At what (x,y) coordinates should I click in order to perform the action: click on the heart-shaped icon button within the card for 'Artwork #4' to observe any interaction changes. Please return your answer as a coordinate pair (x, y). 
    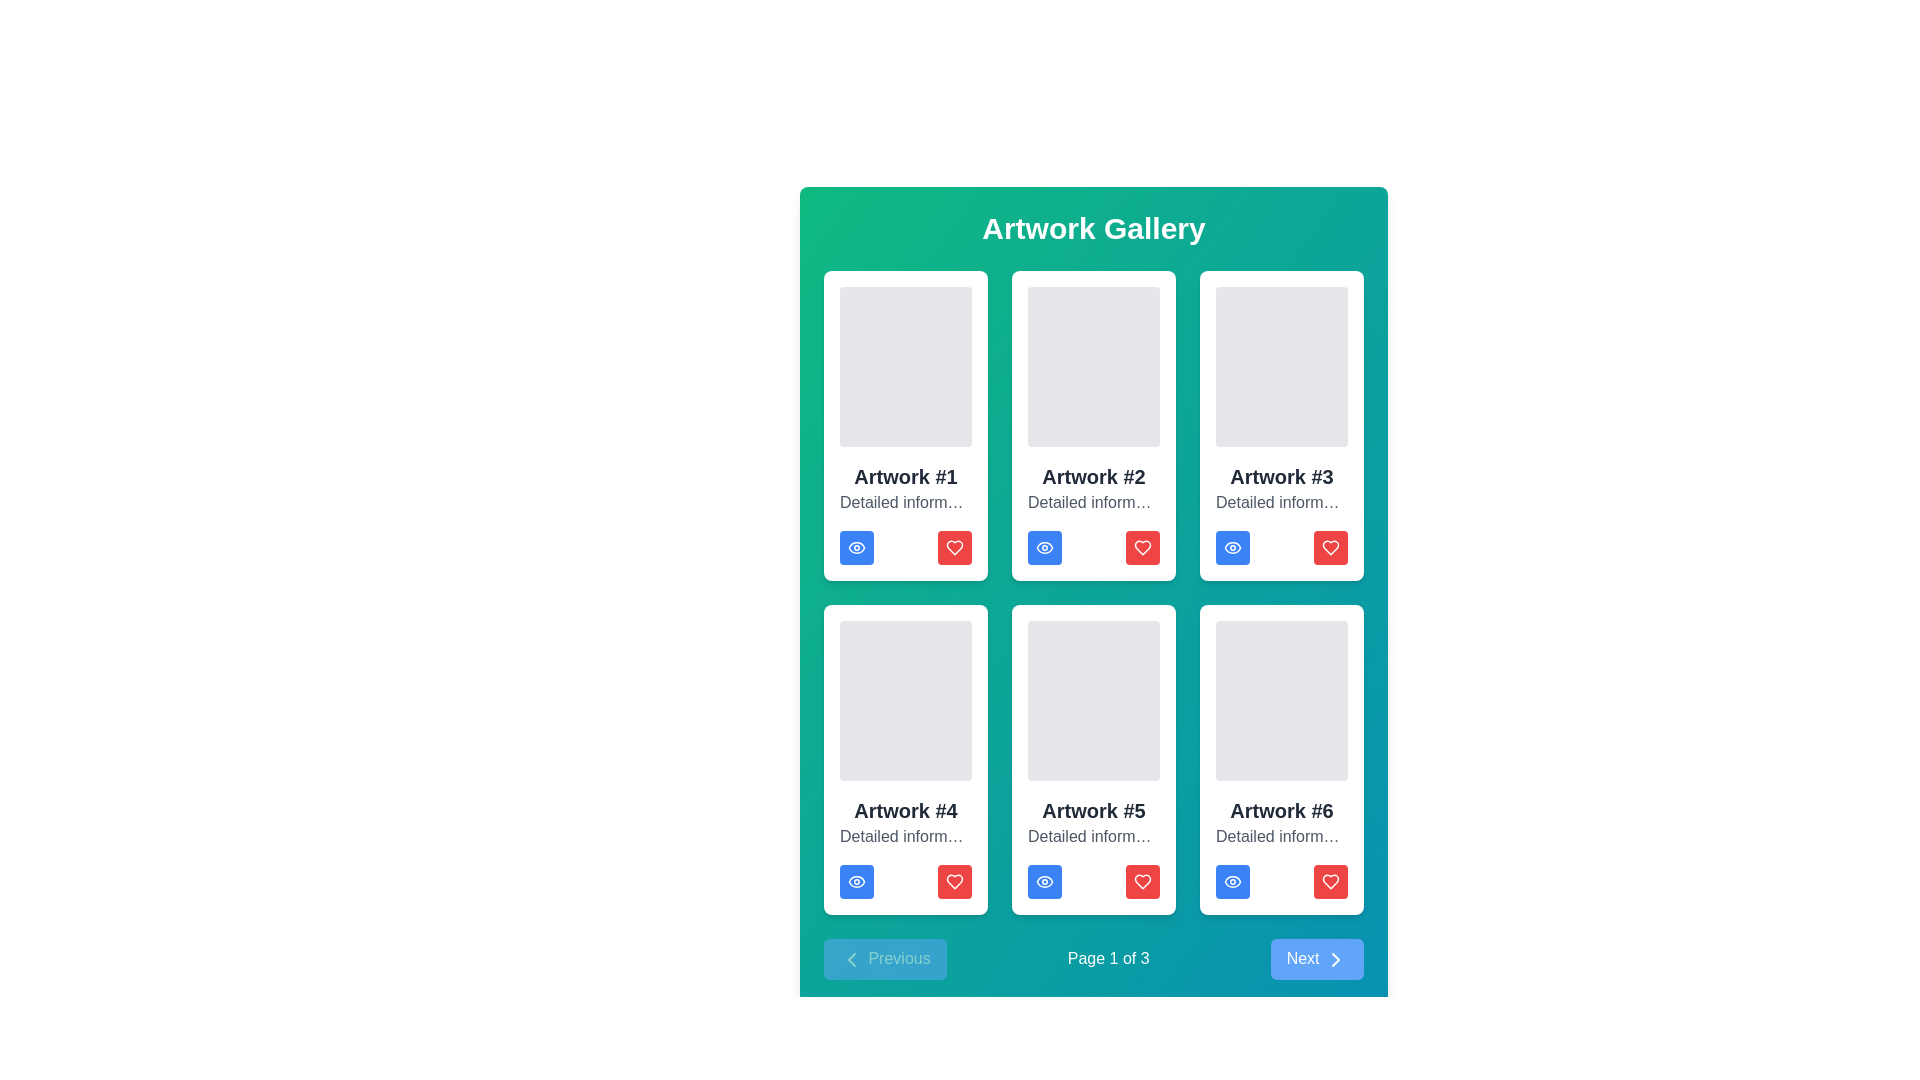
    Looking at the image, I should click on (954, 881).